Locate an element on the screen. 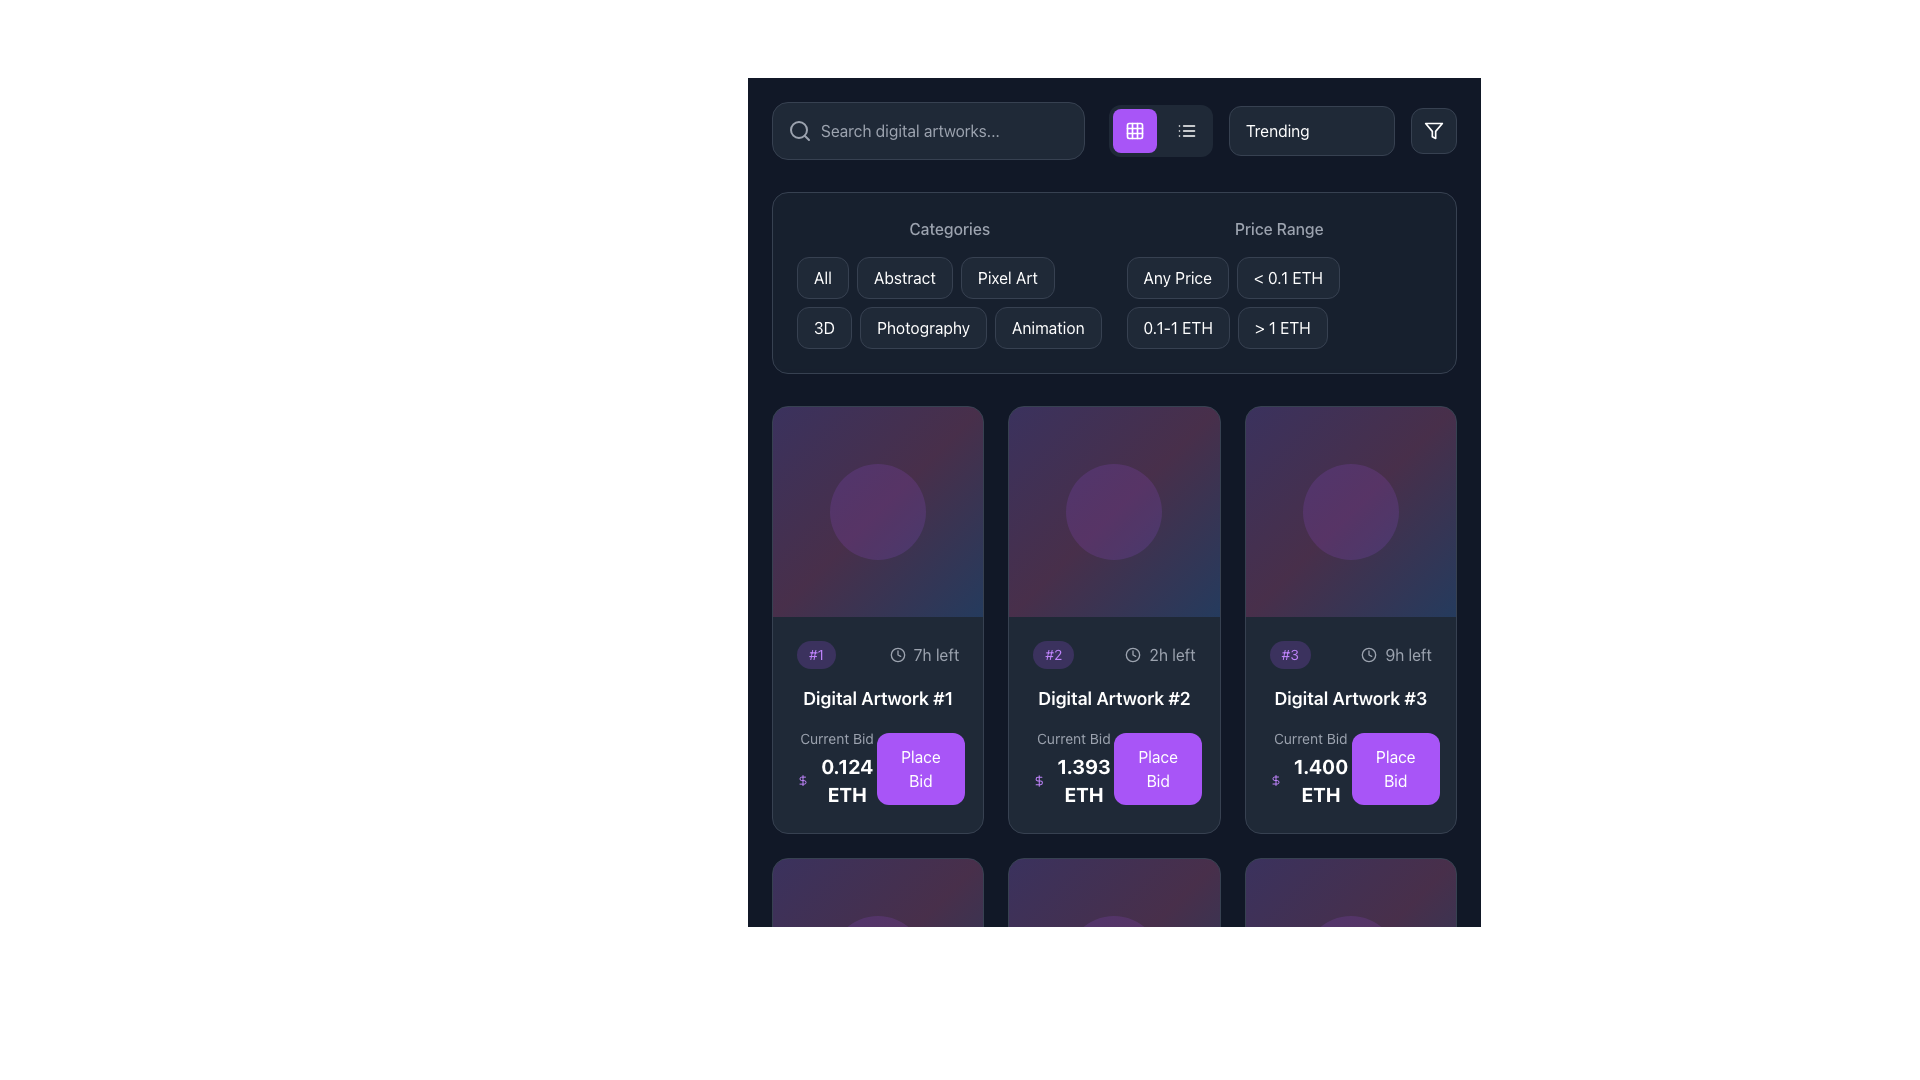  the button with a purple background featuring a grid icon, which is the second button from the left in the top row of controls is located at coordinates (1113, 131).